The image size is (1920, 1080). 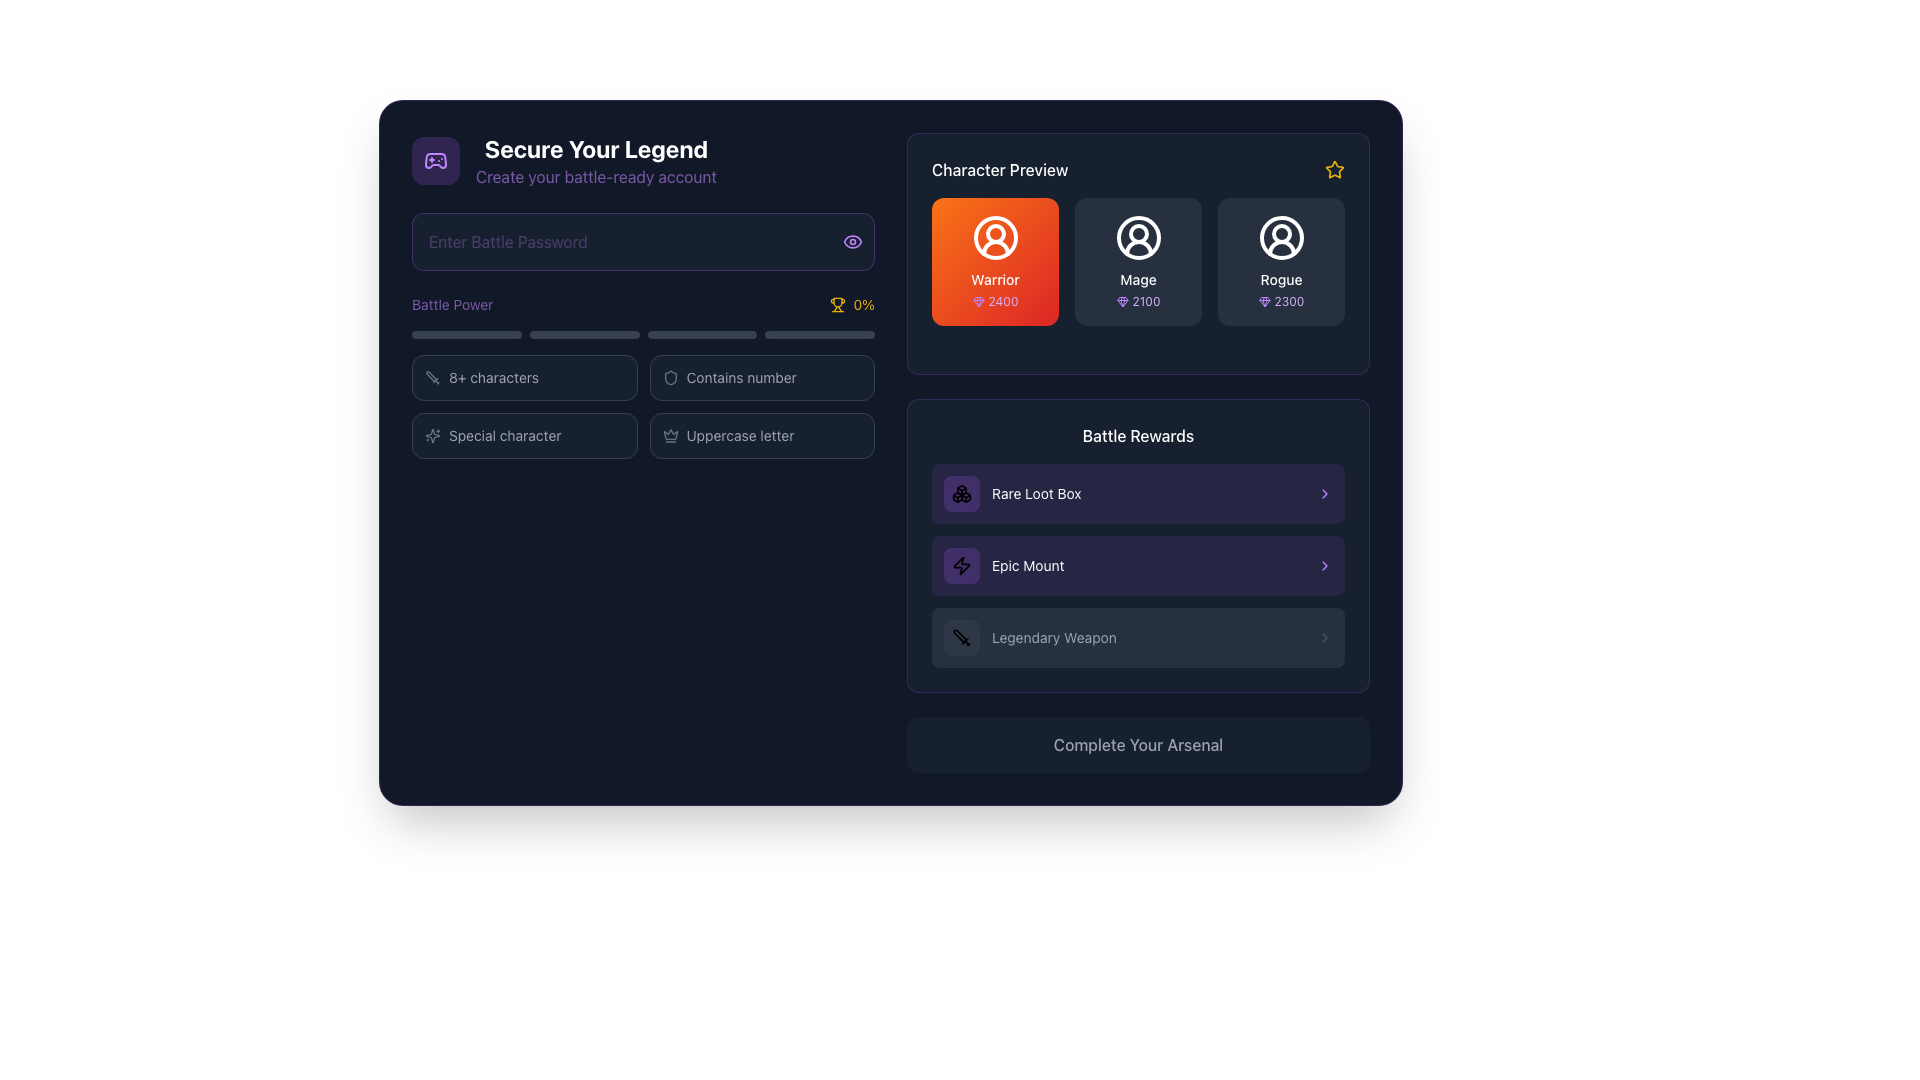 I want to click on the Label displaying '2400' with a purple diamond icon in the 'Character Preview' section under 'Warrior', so click(x=995, y=301).